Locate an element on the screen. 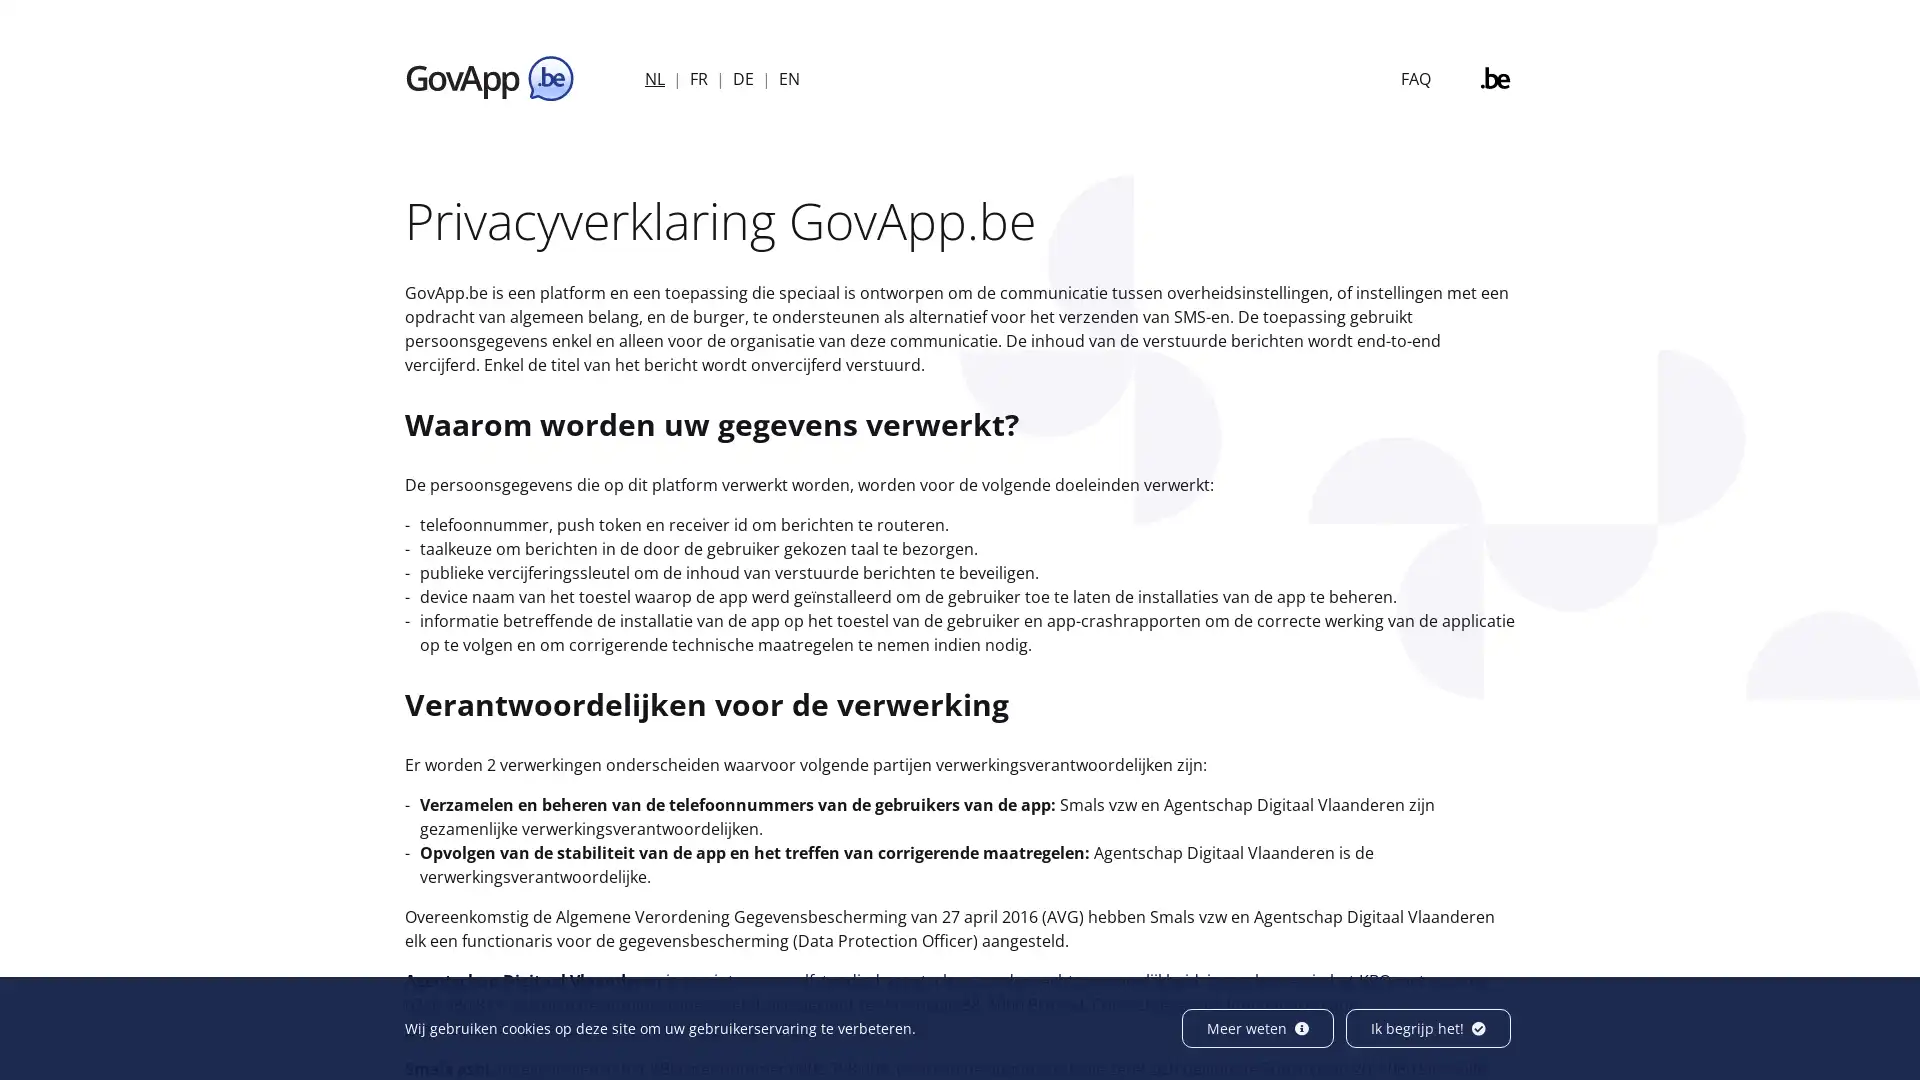 This screenshot has height=1080, width=1920. Ik begrijp het! is located at coordinates (1427, 1028).